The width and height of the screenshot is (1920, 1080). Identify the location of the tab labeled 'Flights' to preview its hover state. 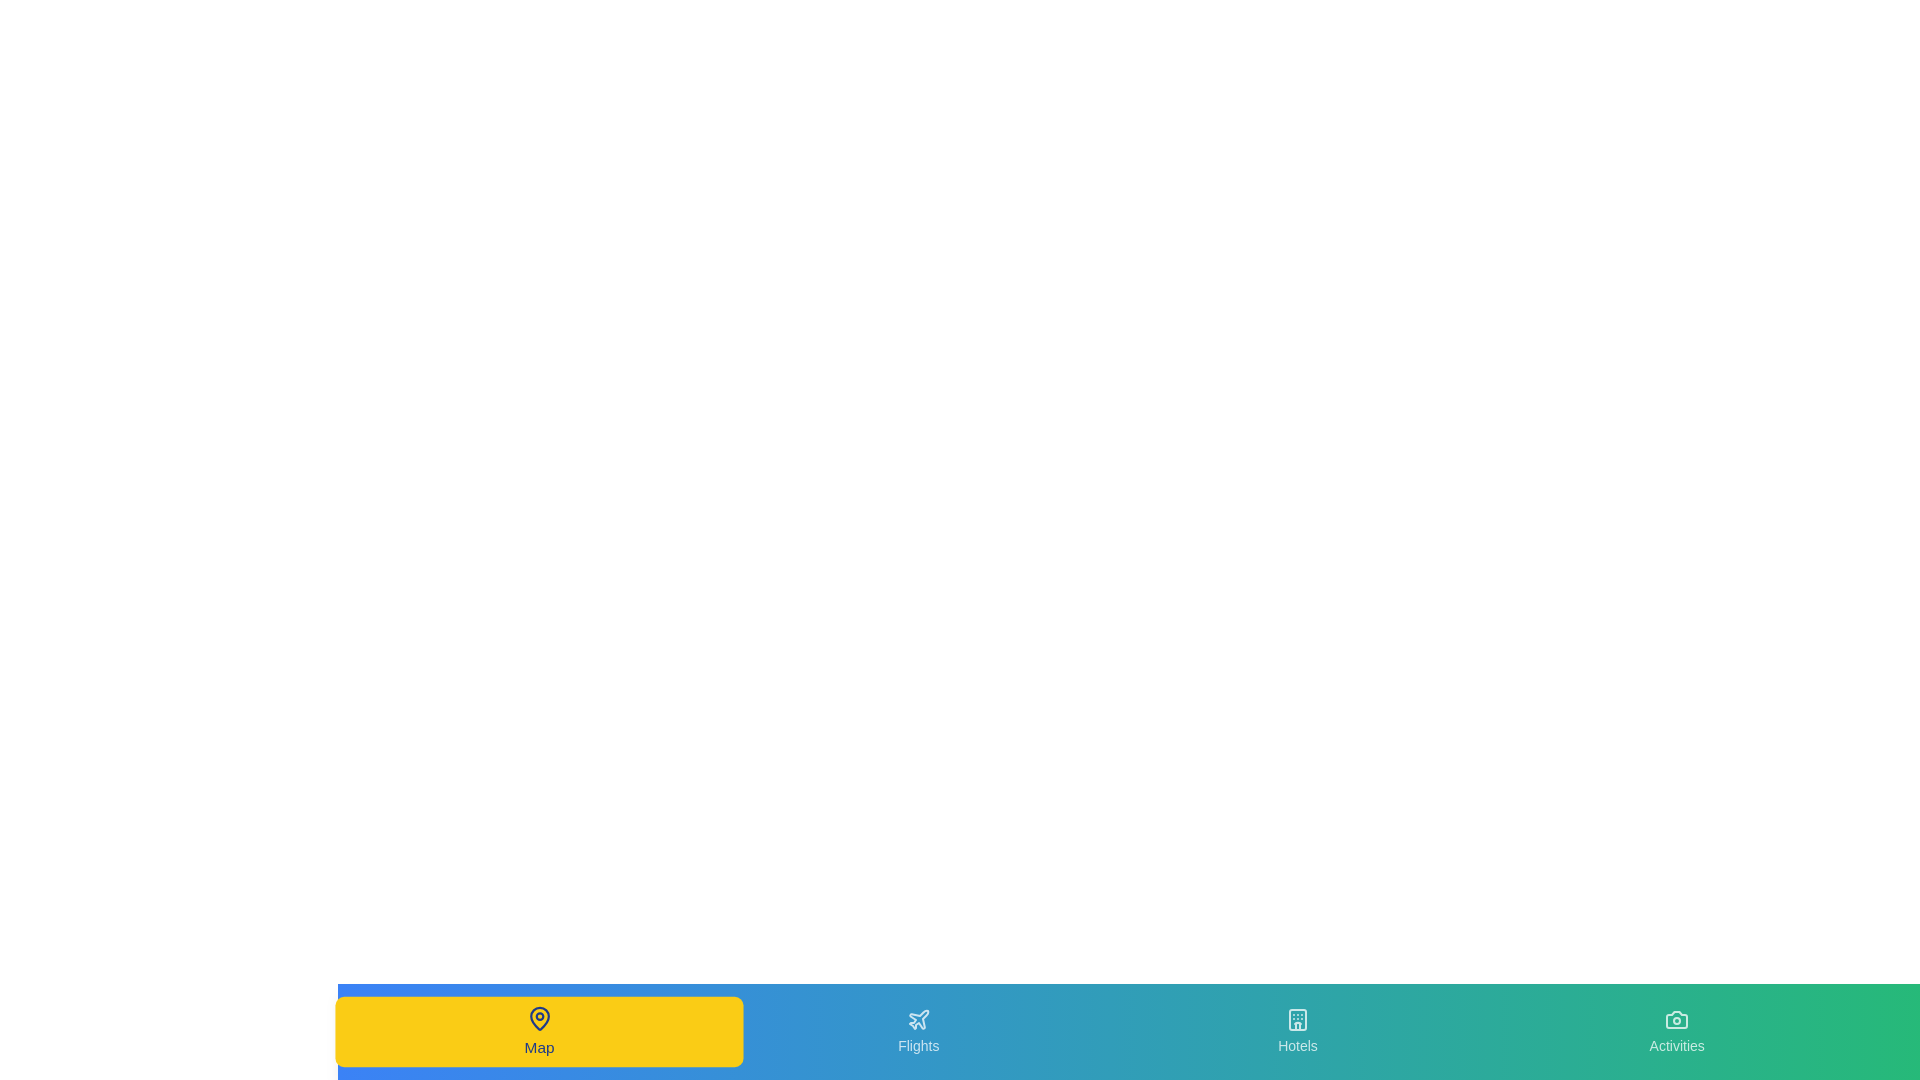
(917, 1032).